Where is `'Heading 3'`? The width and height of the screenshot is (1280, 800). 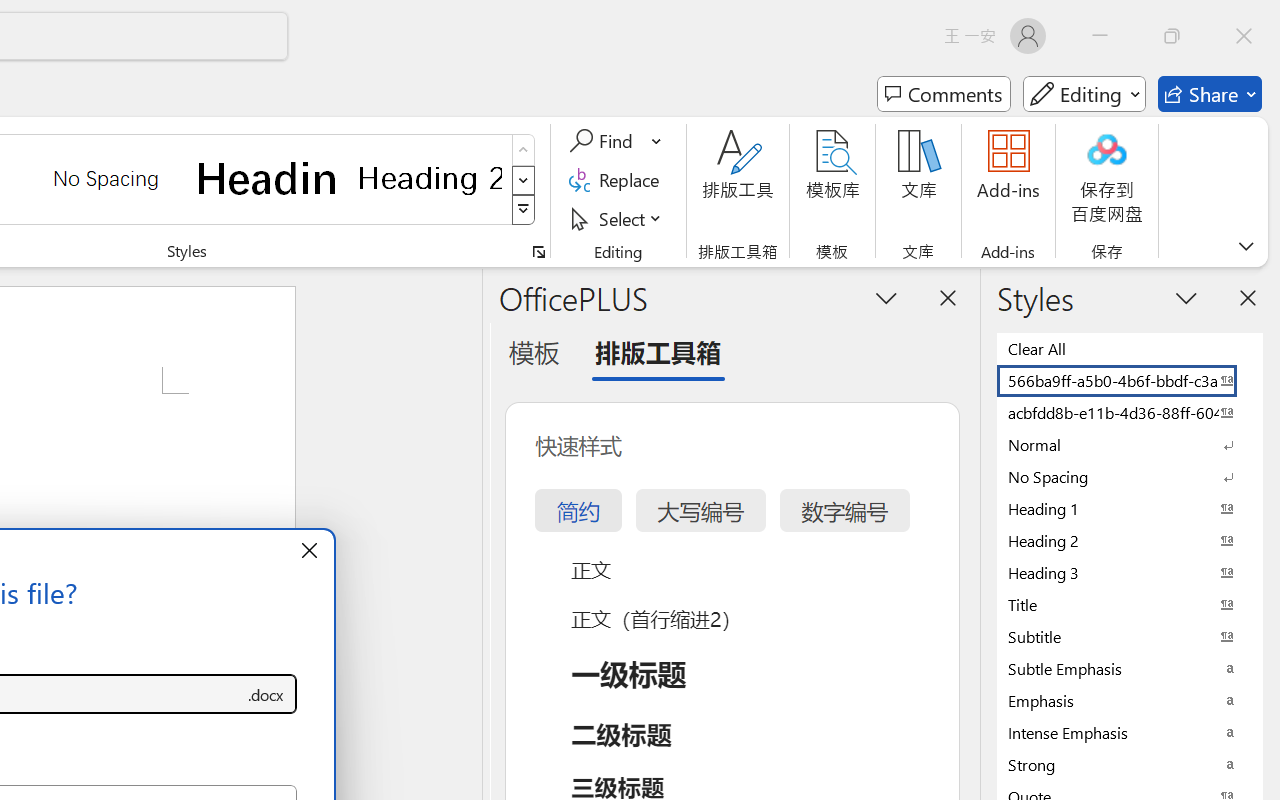
'Heading 3' is located at coordinates (1130, 571).